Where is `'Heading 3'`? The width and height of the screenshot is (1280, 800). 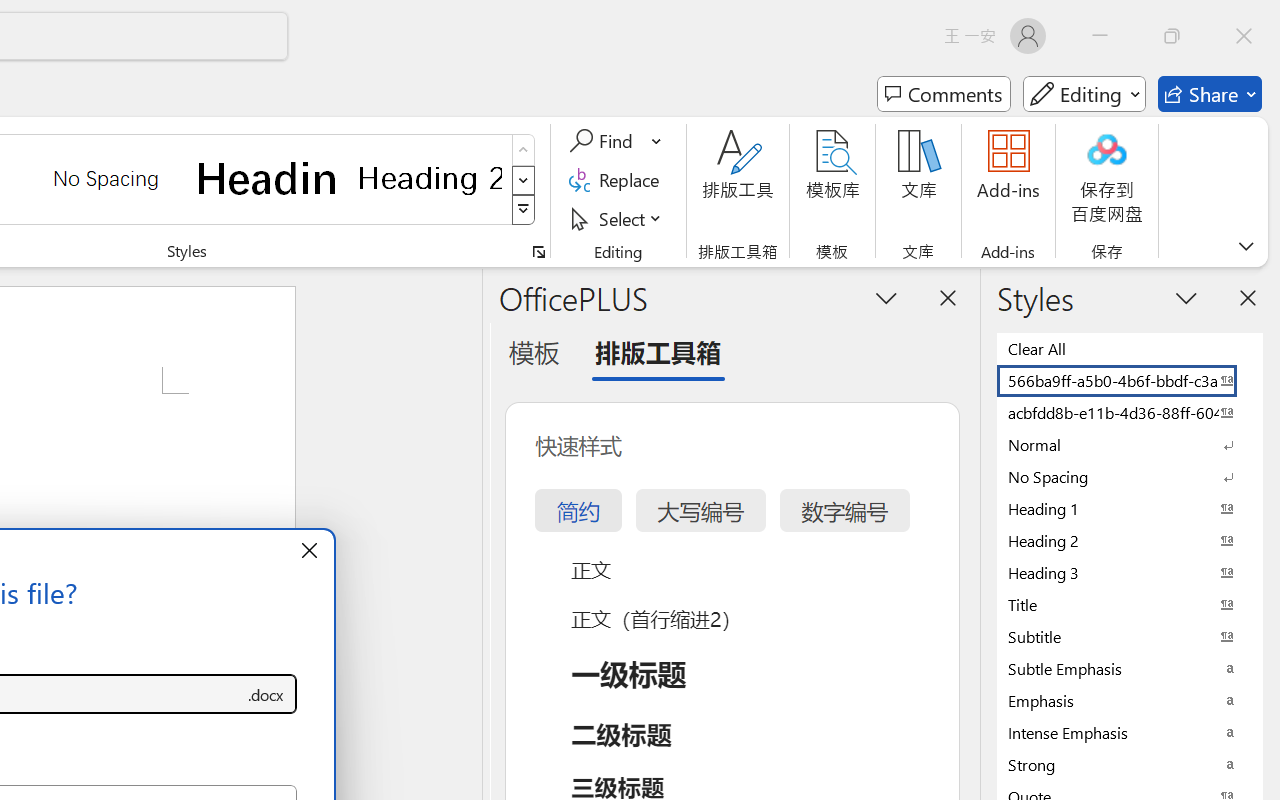
'Heading 3' is located at coordinates (1130, 571).